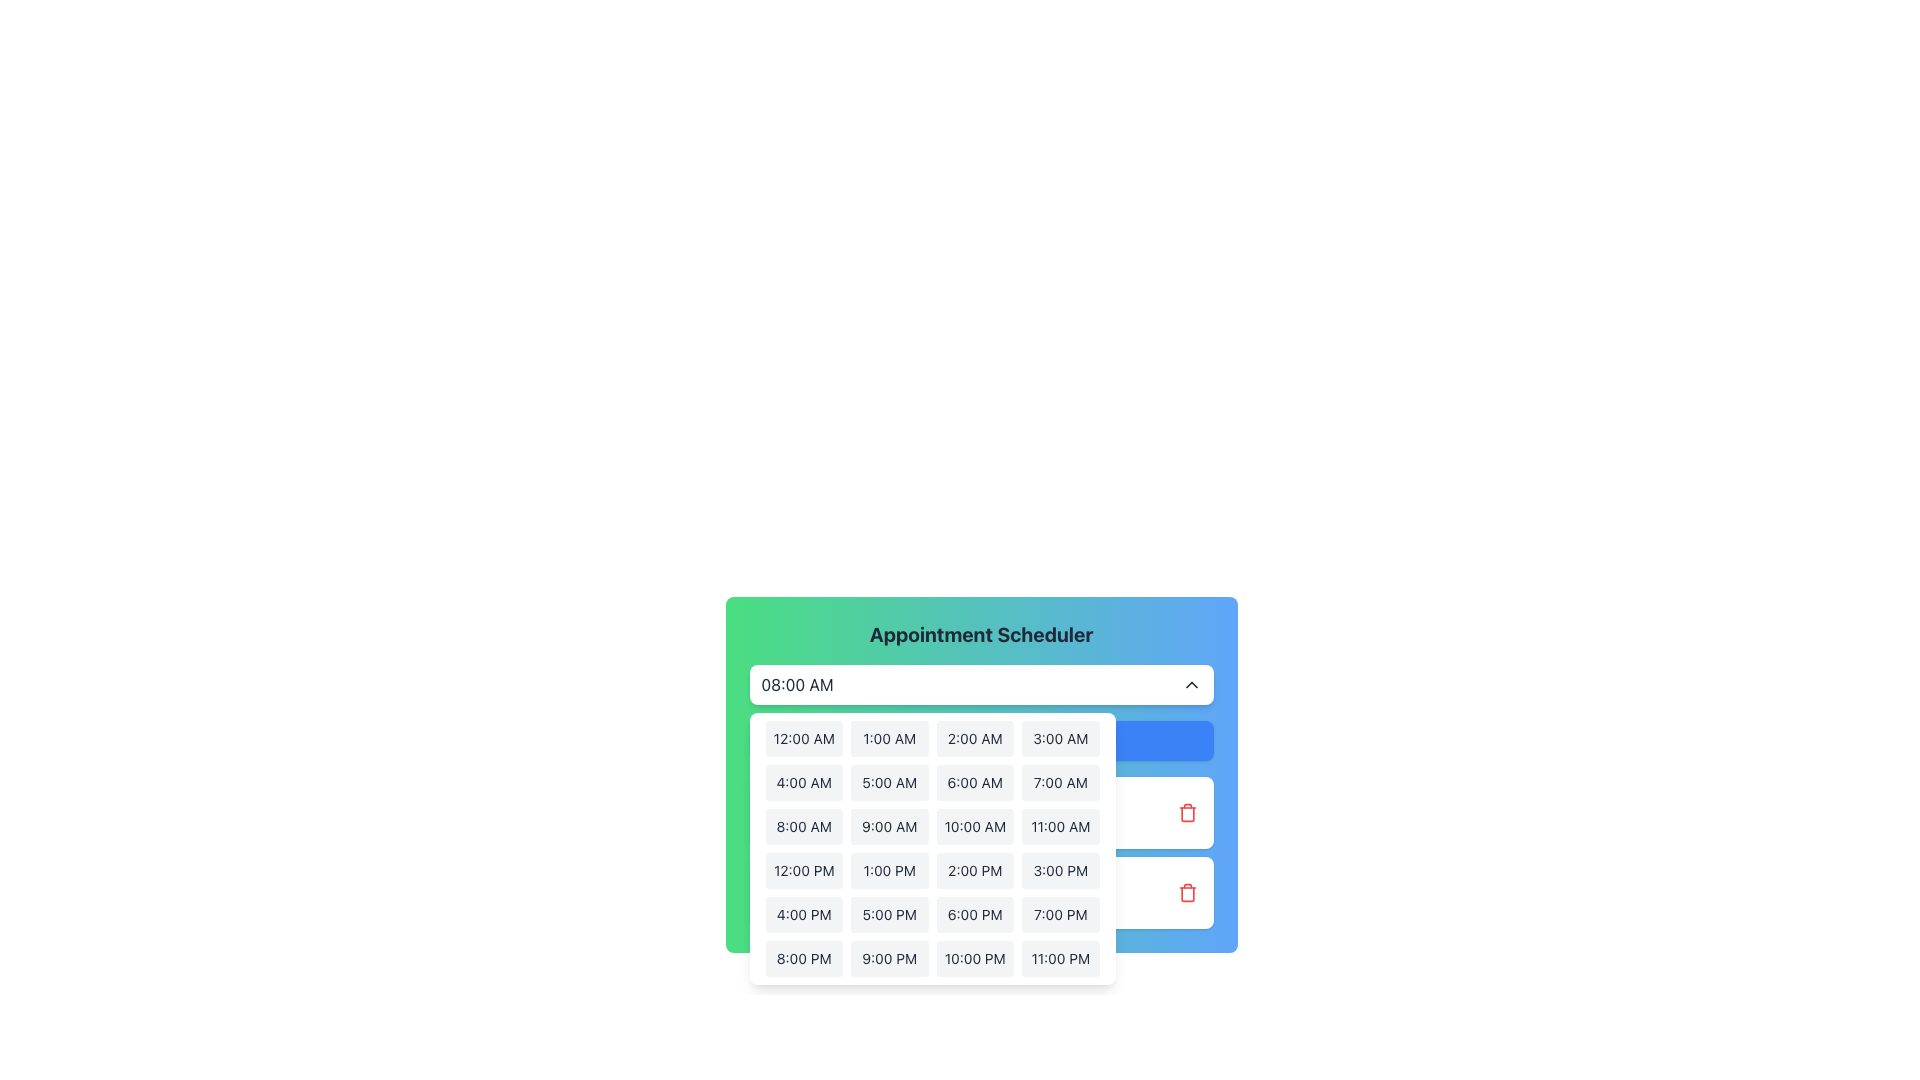 This screenshot has height=1080, width=1920. What do you see at coordinates (804, 739) in the screenshot?
I see `the button labeled '12:00 AM' in the dropdown list of time options` at bounding box center [804, 739].